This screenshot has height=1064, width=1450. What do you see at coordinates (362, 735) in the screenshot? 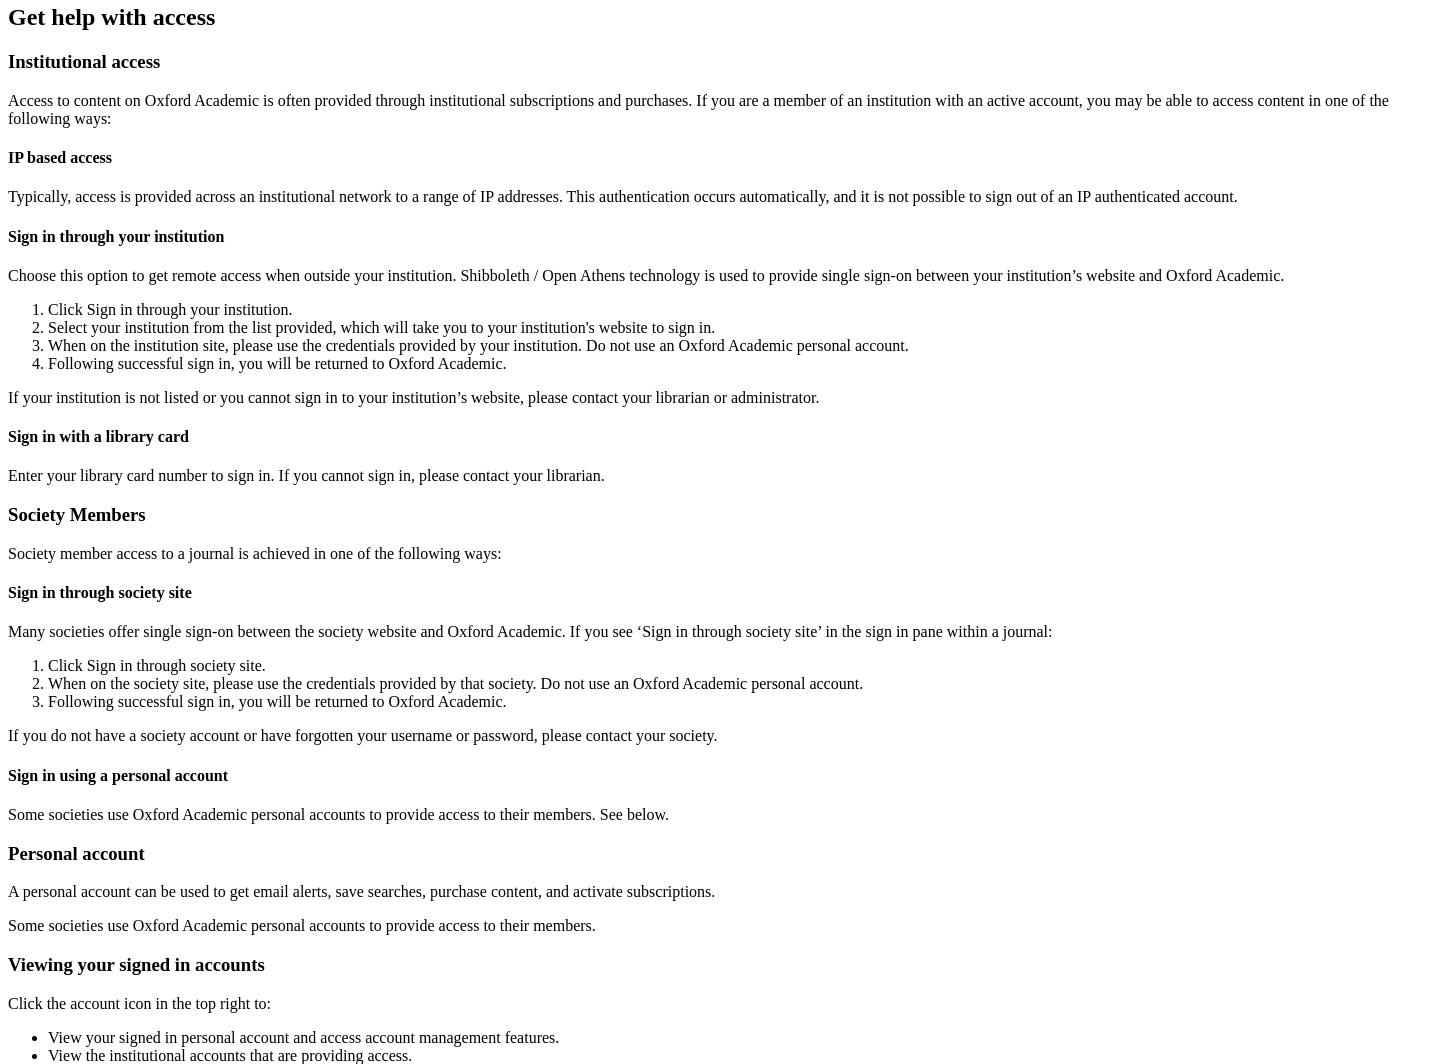
I see `'If you do not have a society account or have forgotten your username or password, please contact your society.'` at bounding box center [362, 735].